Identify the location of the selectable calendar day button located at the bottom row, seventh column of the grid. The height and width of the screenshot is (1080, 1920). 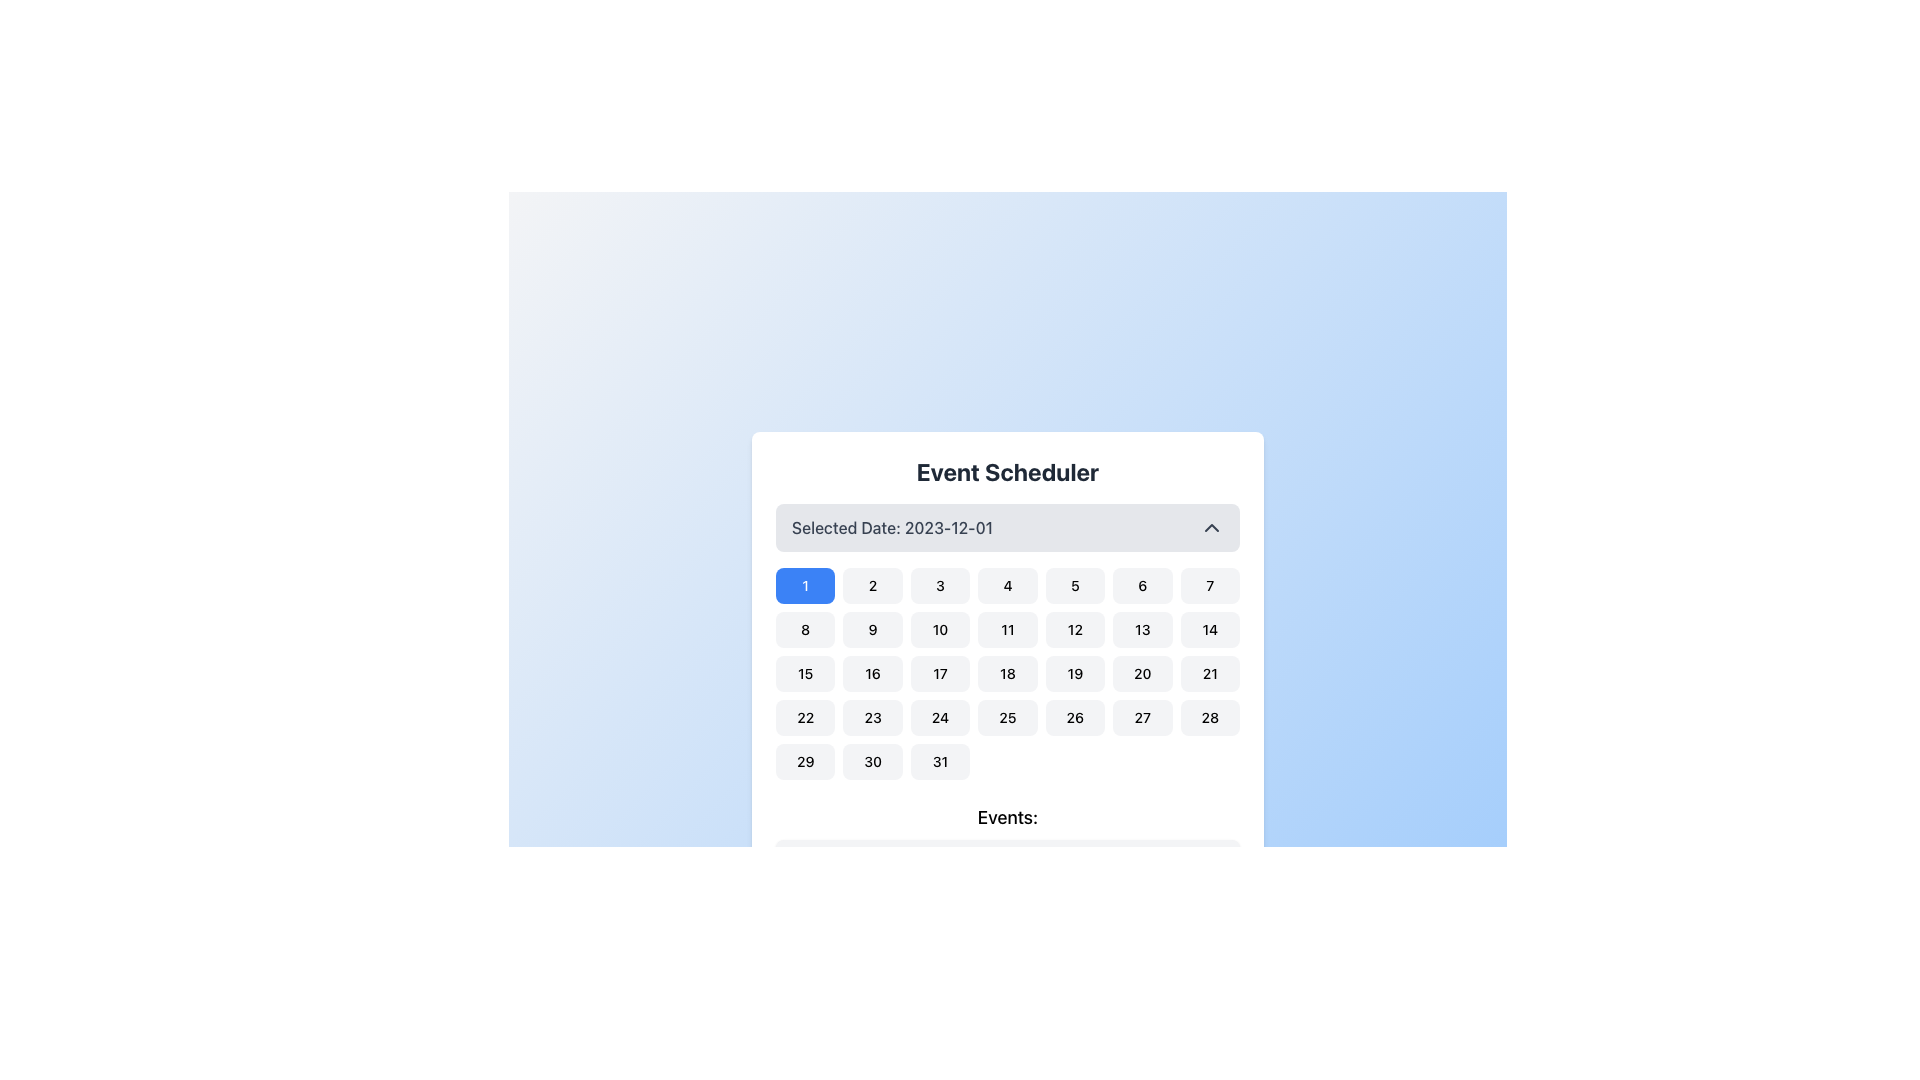
(939, 762).